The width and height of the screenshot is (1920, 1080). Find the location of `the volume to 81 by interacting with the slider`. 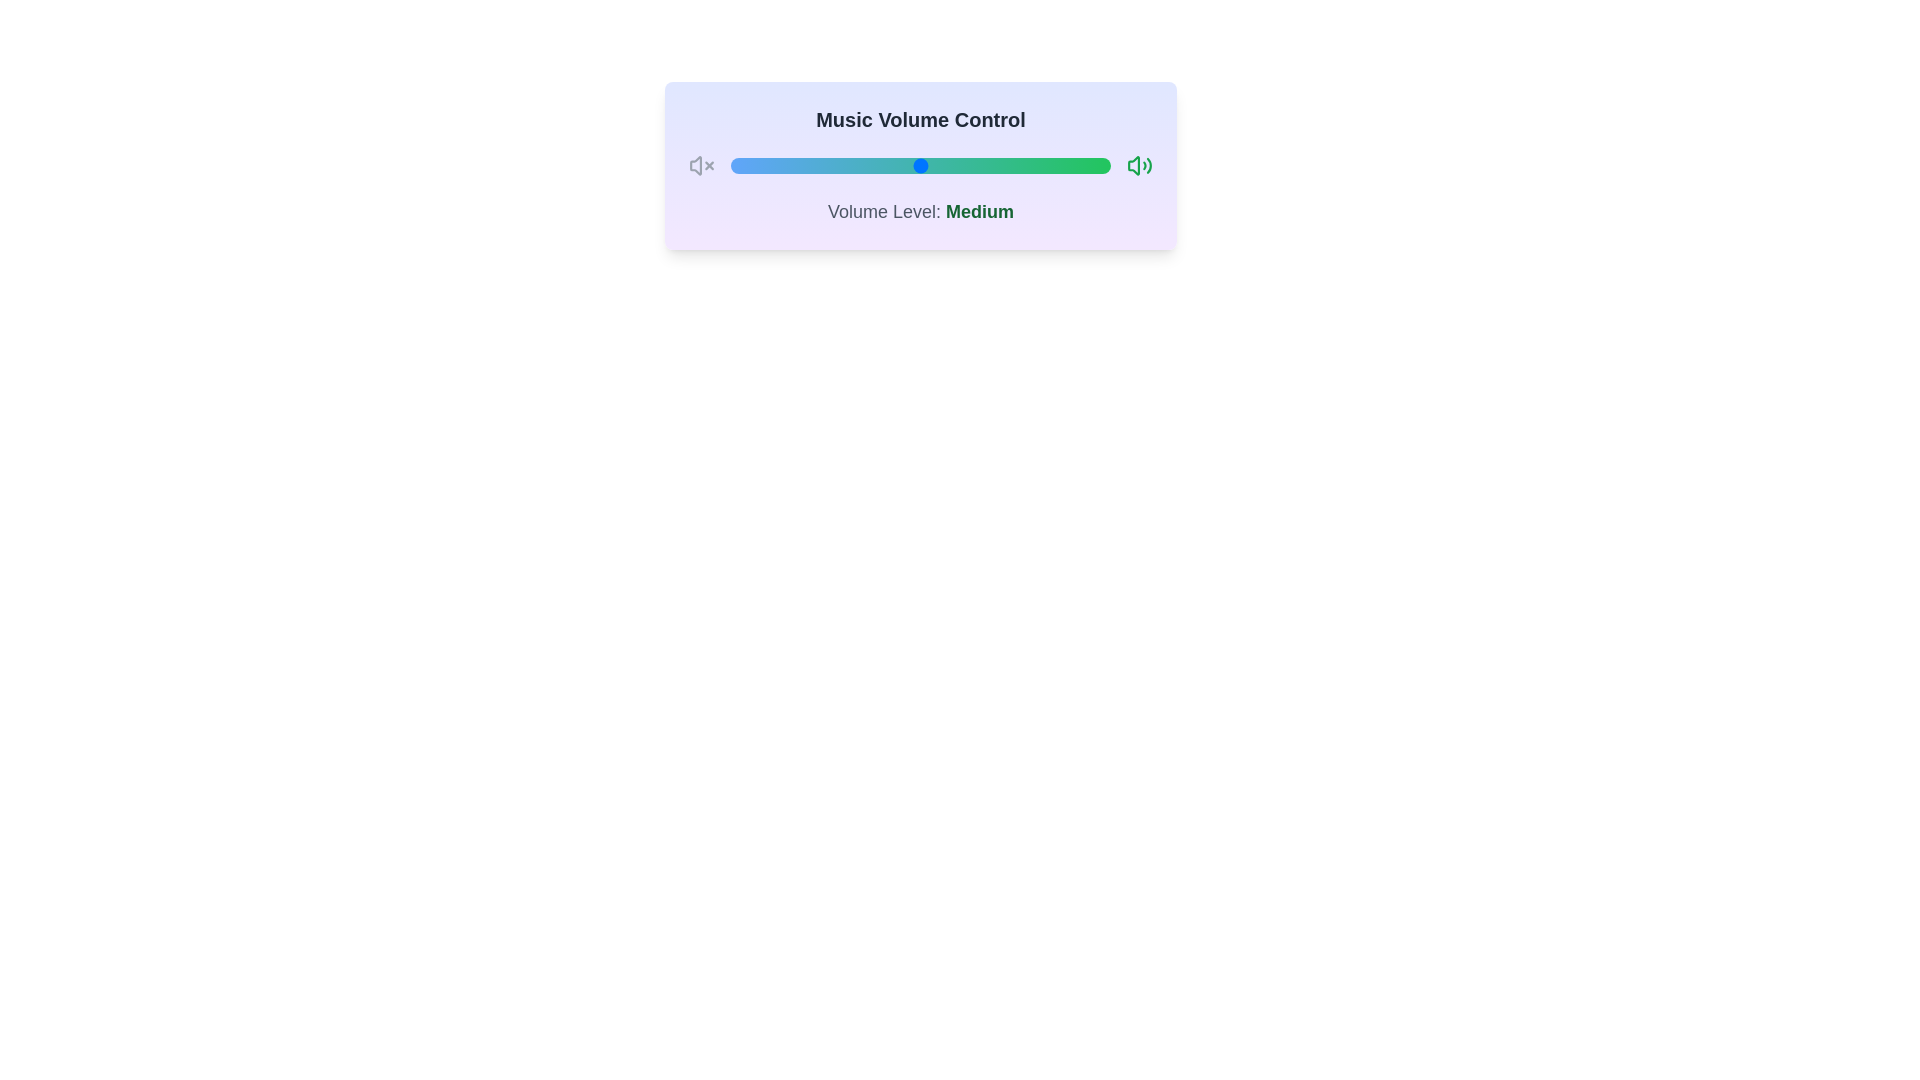

the volume to 81 by interacting with the slider is located at coordinates (1038, 164).